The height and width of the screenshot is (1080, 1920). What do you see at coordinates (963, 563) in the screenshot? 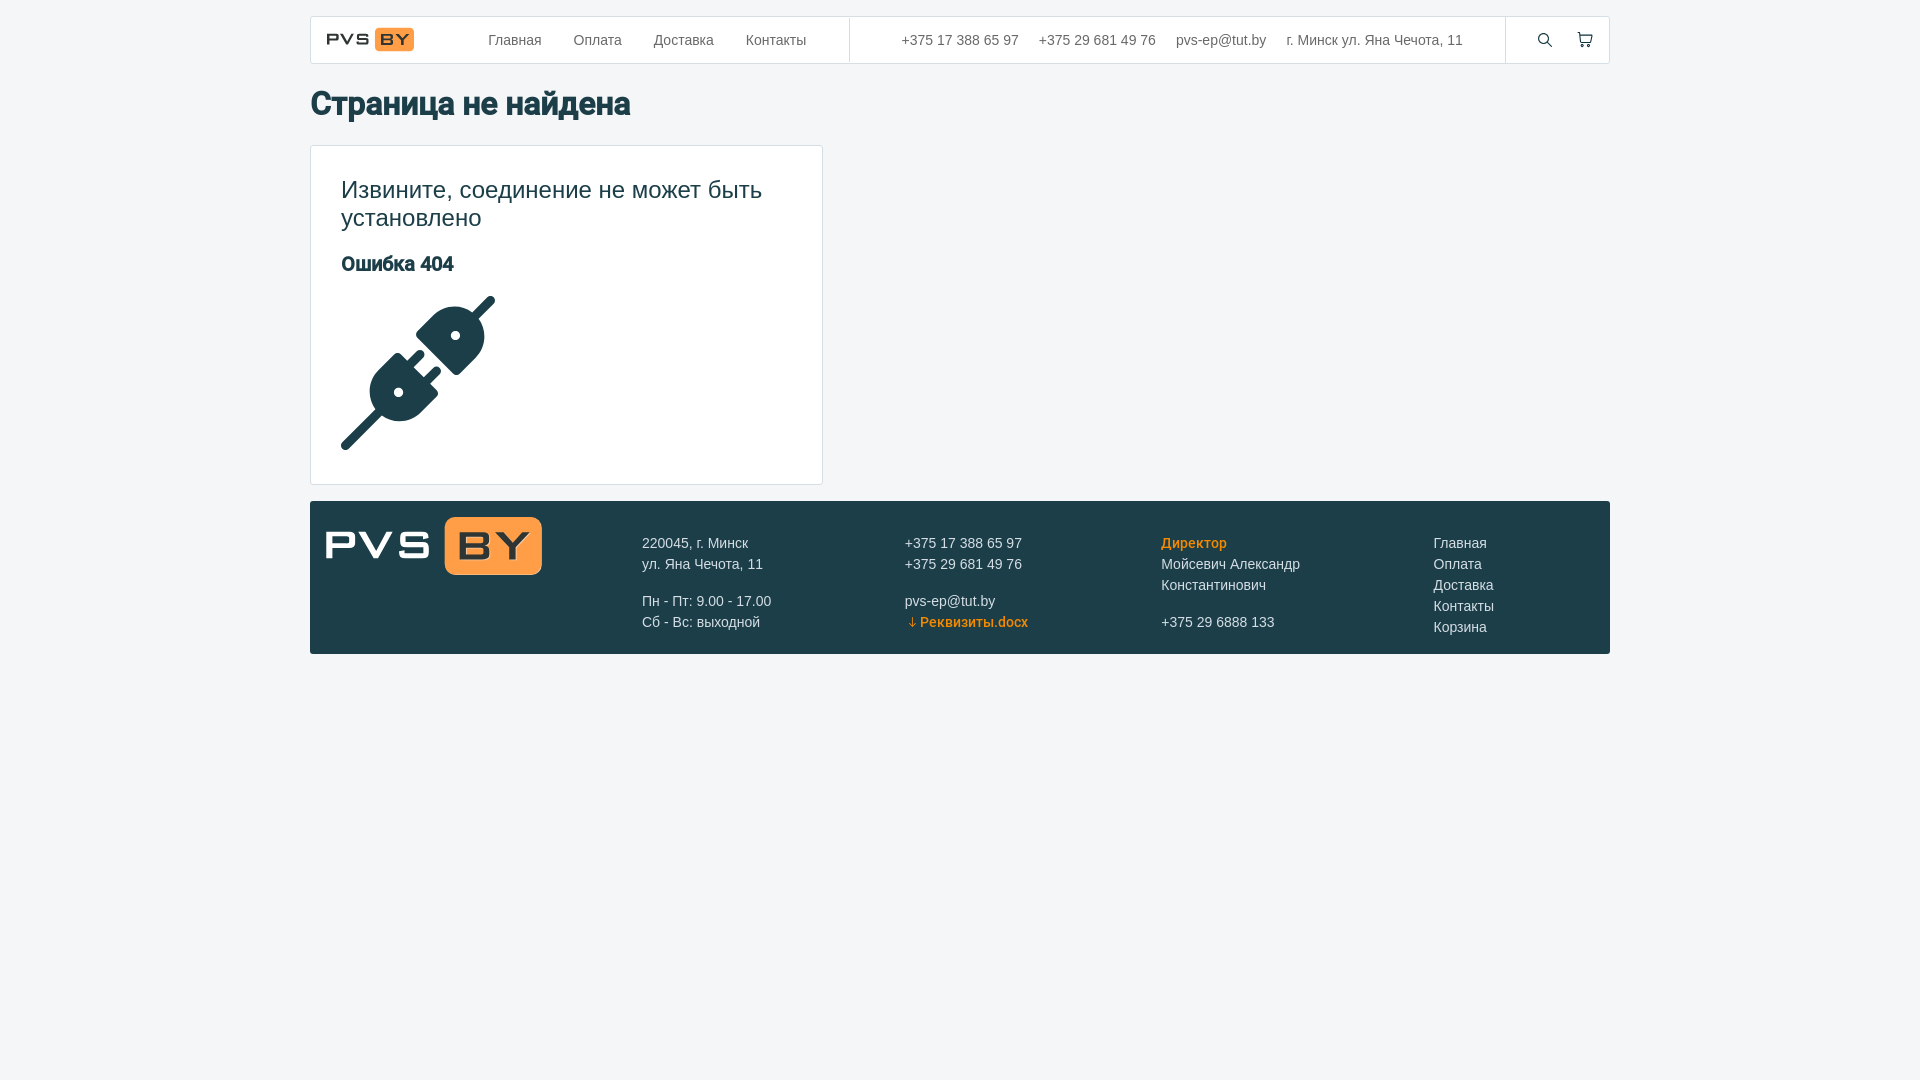
I see `'+375 29 681 49 76'` at bounding box center [963, 563].